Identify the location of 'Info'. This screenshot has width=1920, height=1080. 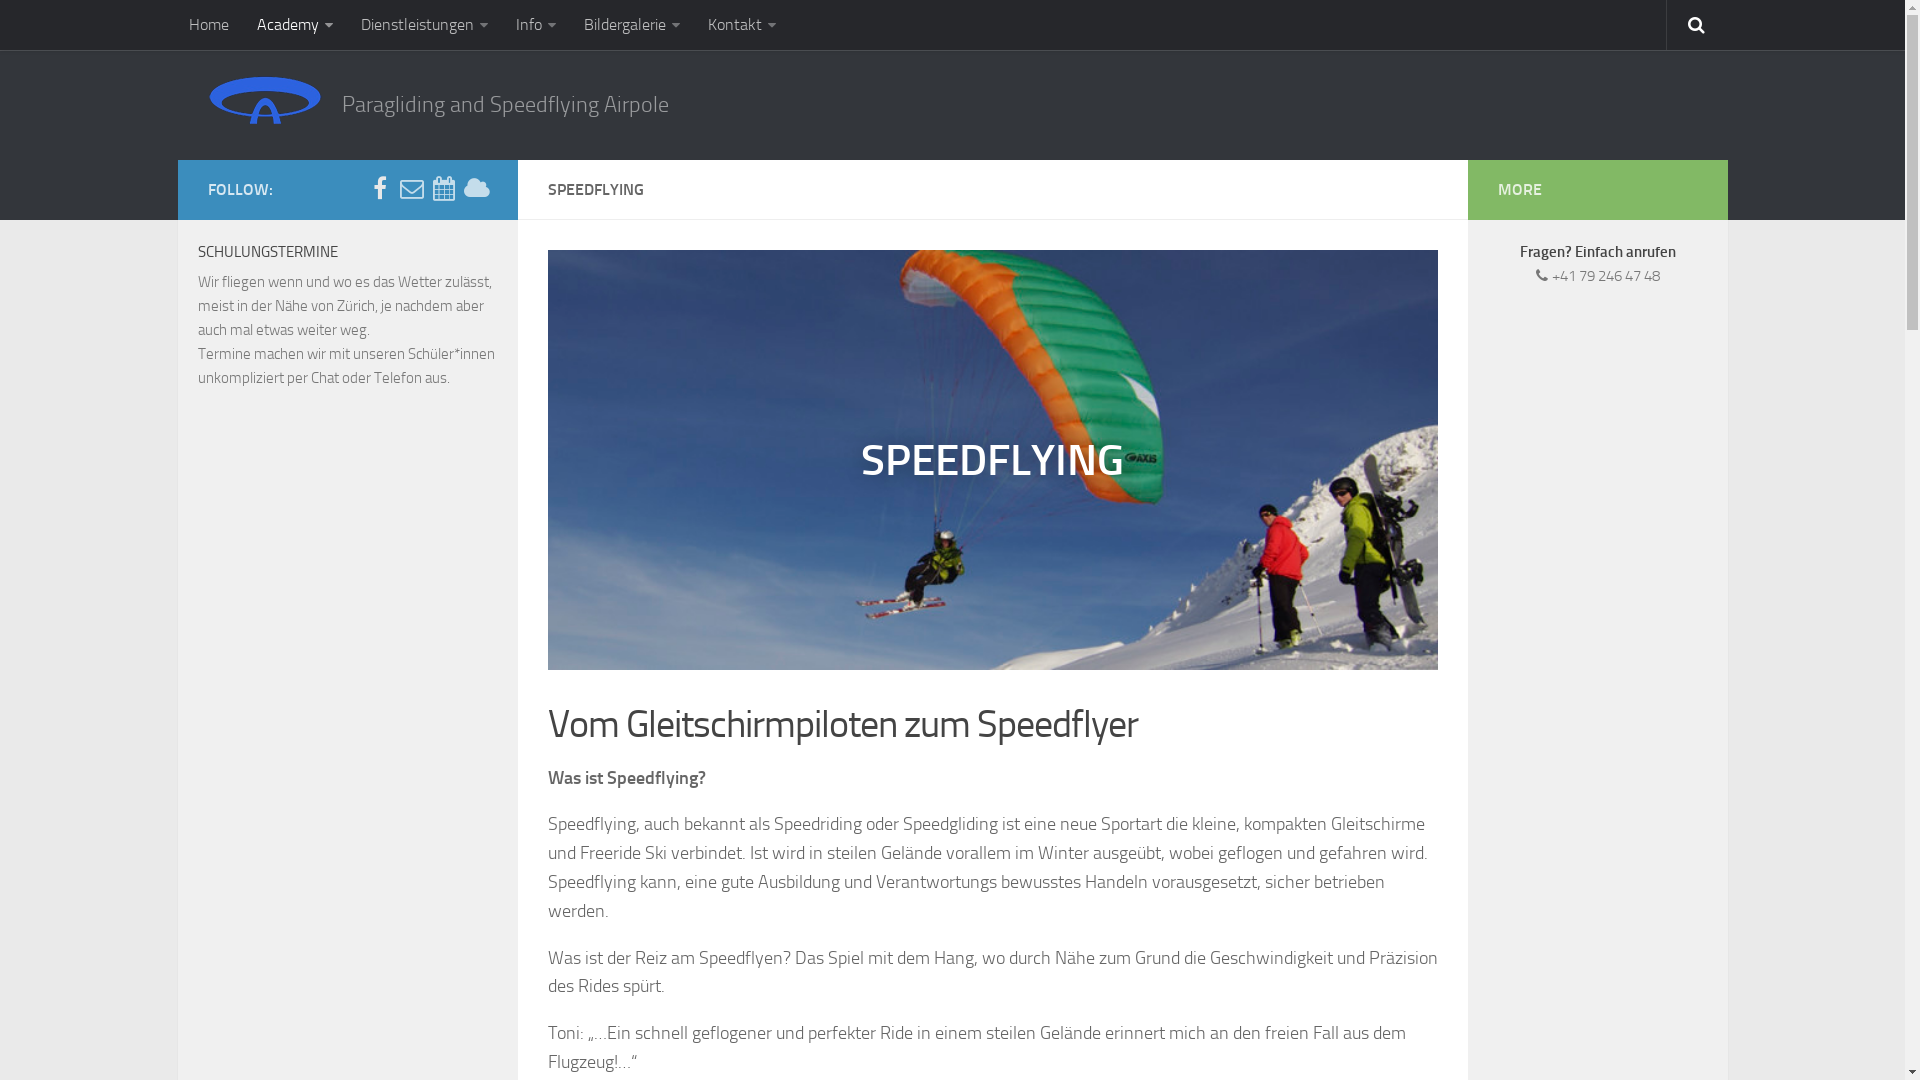
(536, 24).